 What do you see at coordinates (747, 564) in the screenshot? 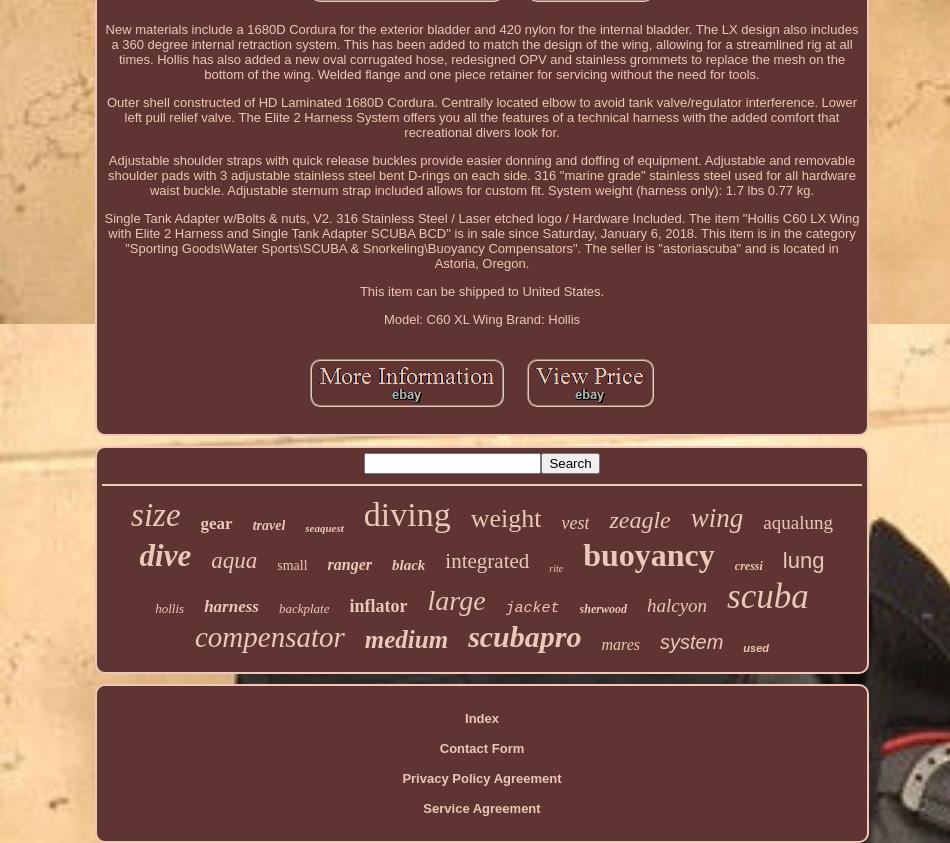
I see `'cressi'` at bounding box center [747, 564].